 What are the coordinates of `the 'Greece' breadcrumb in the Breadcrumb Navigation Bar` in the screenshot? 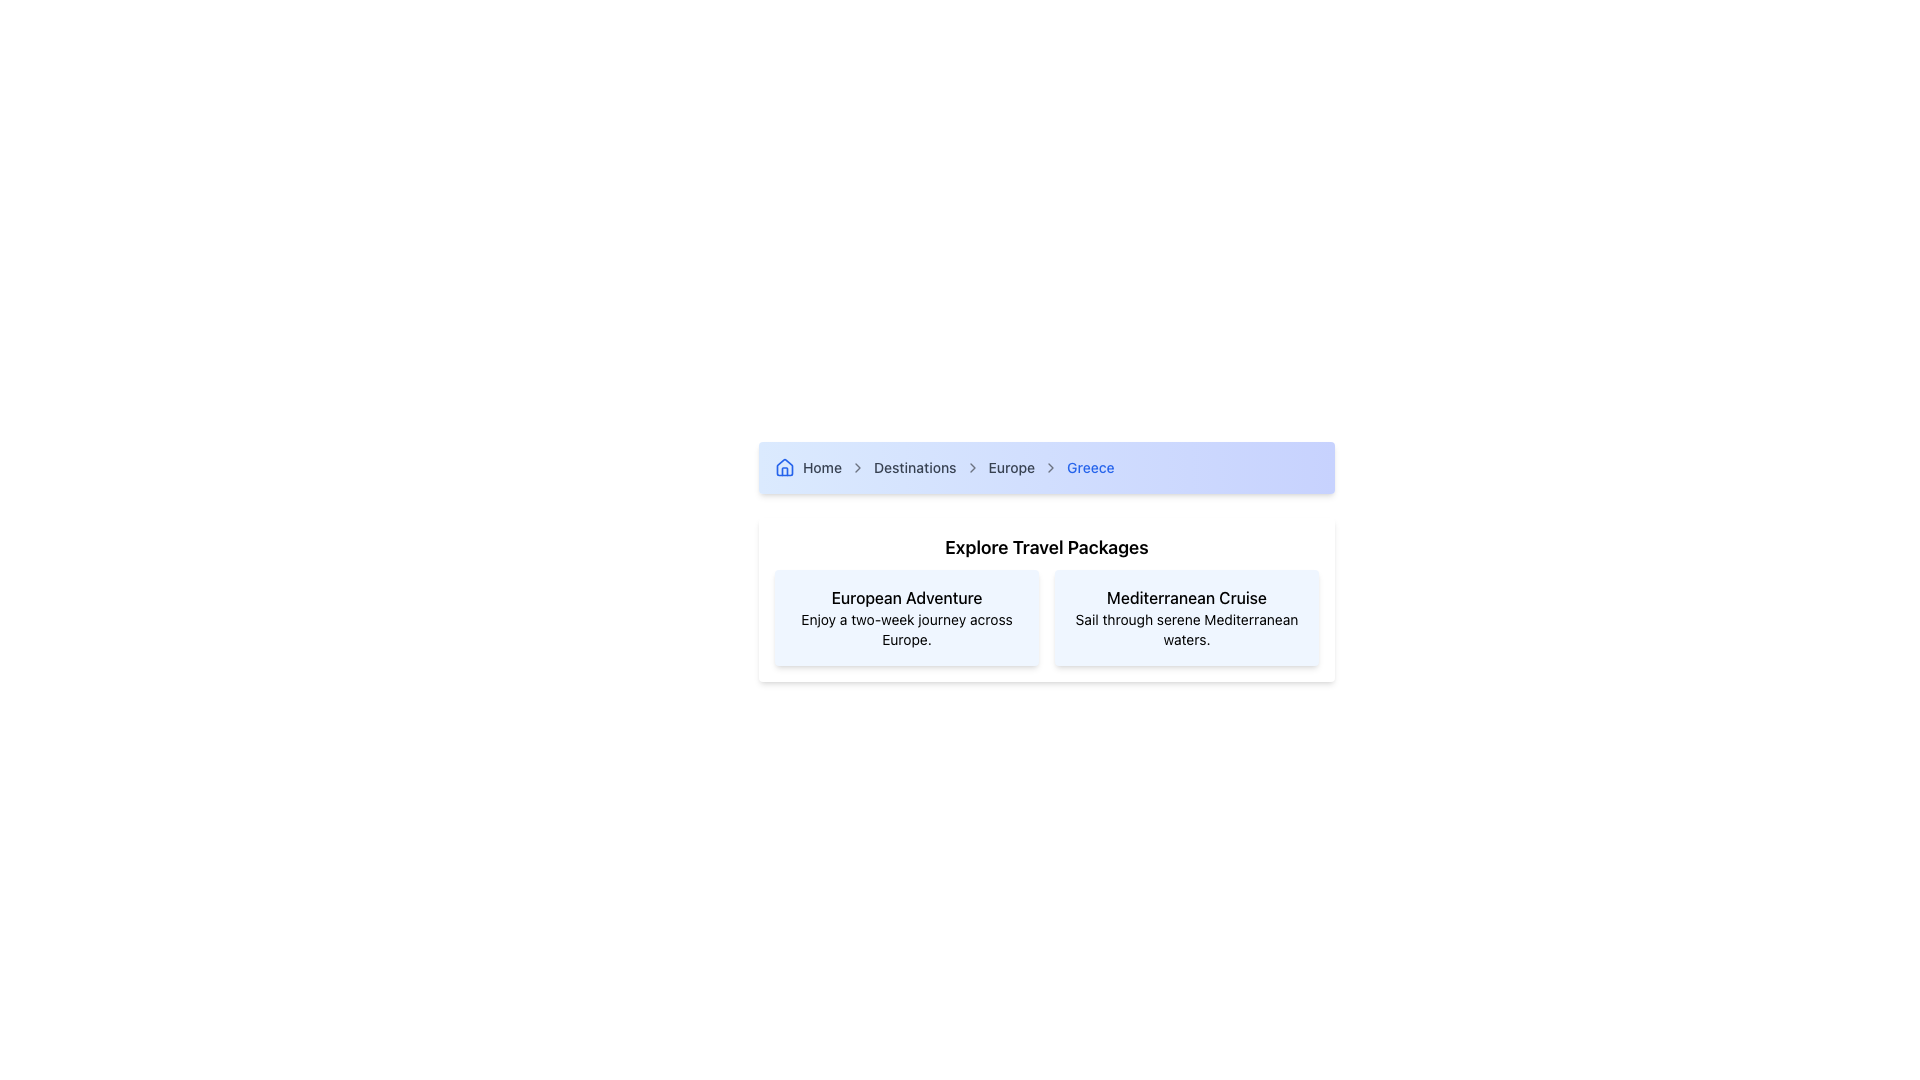 It's located at (1045, 467).